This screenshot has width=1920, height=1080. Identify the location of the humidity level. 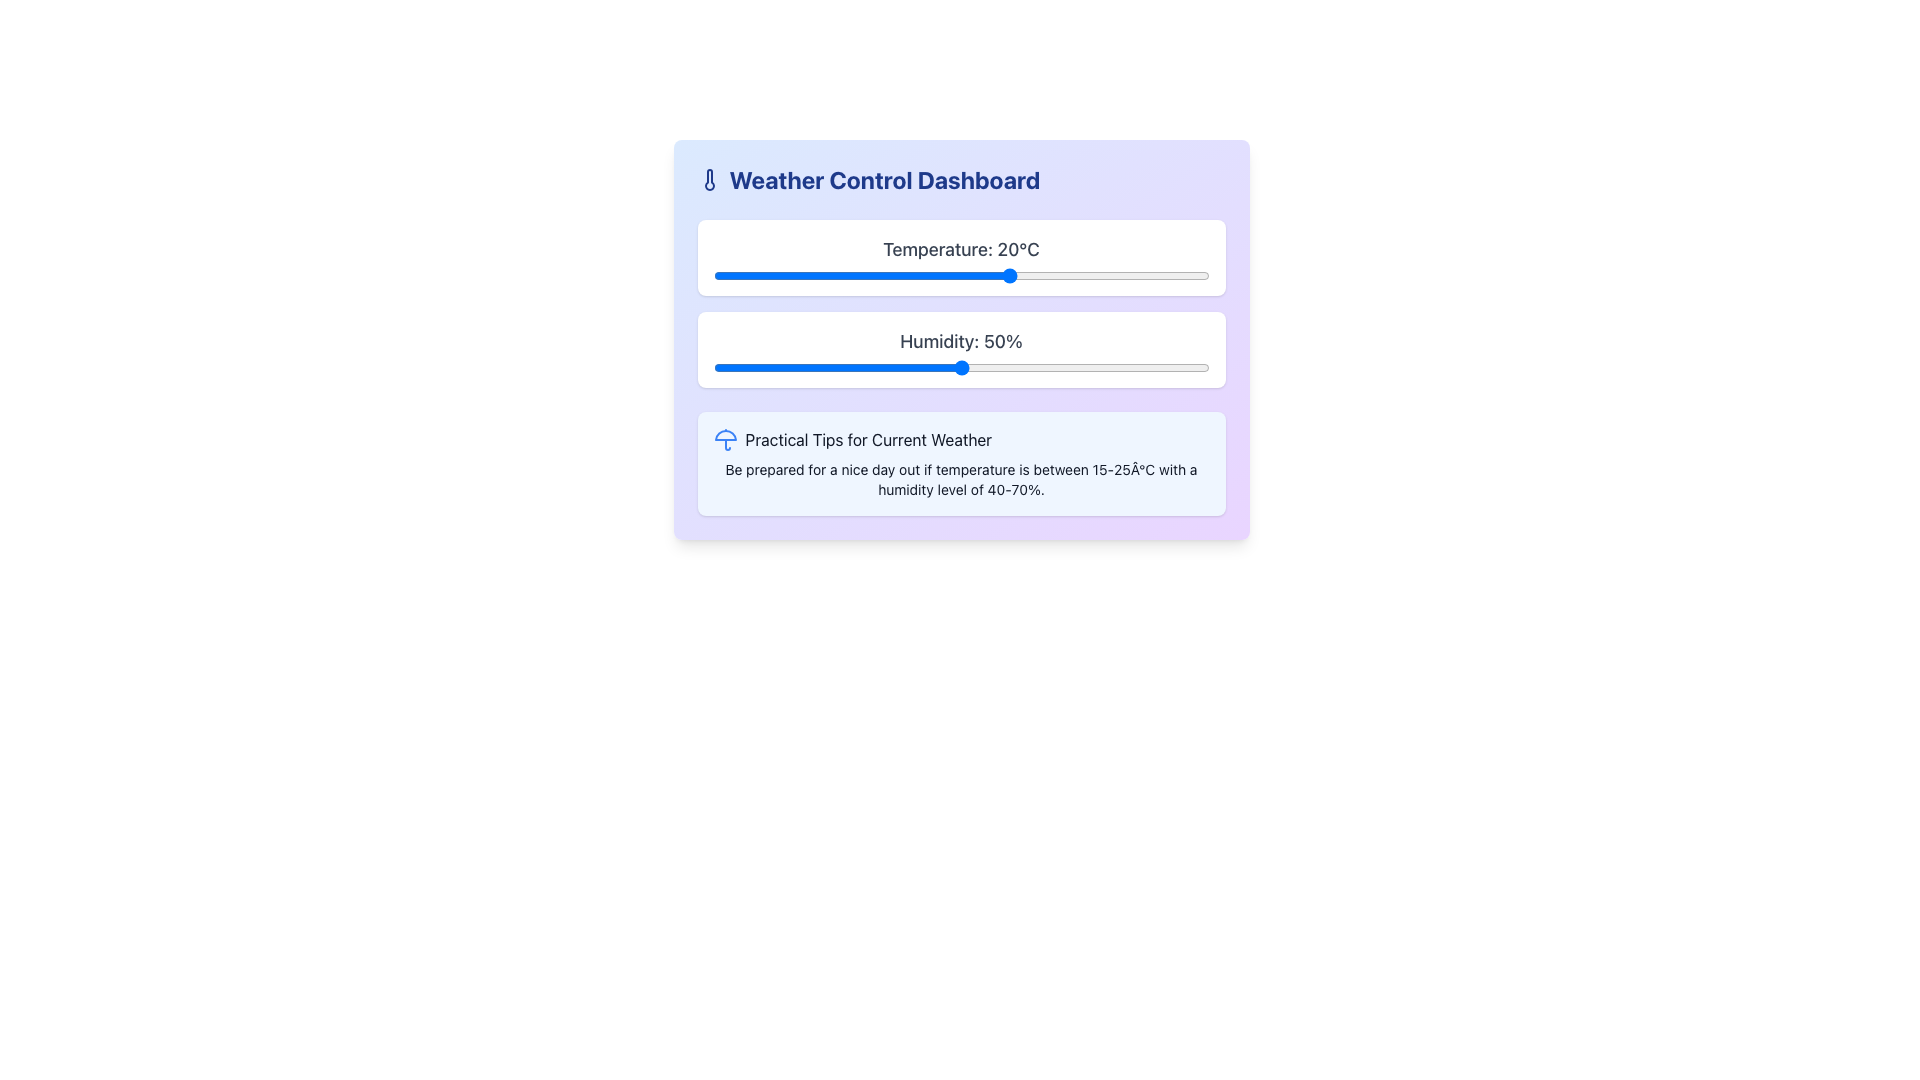
(925, 367).